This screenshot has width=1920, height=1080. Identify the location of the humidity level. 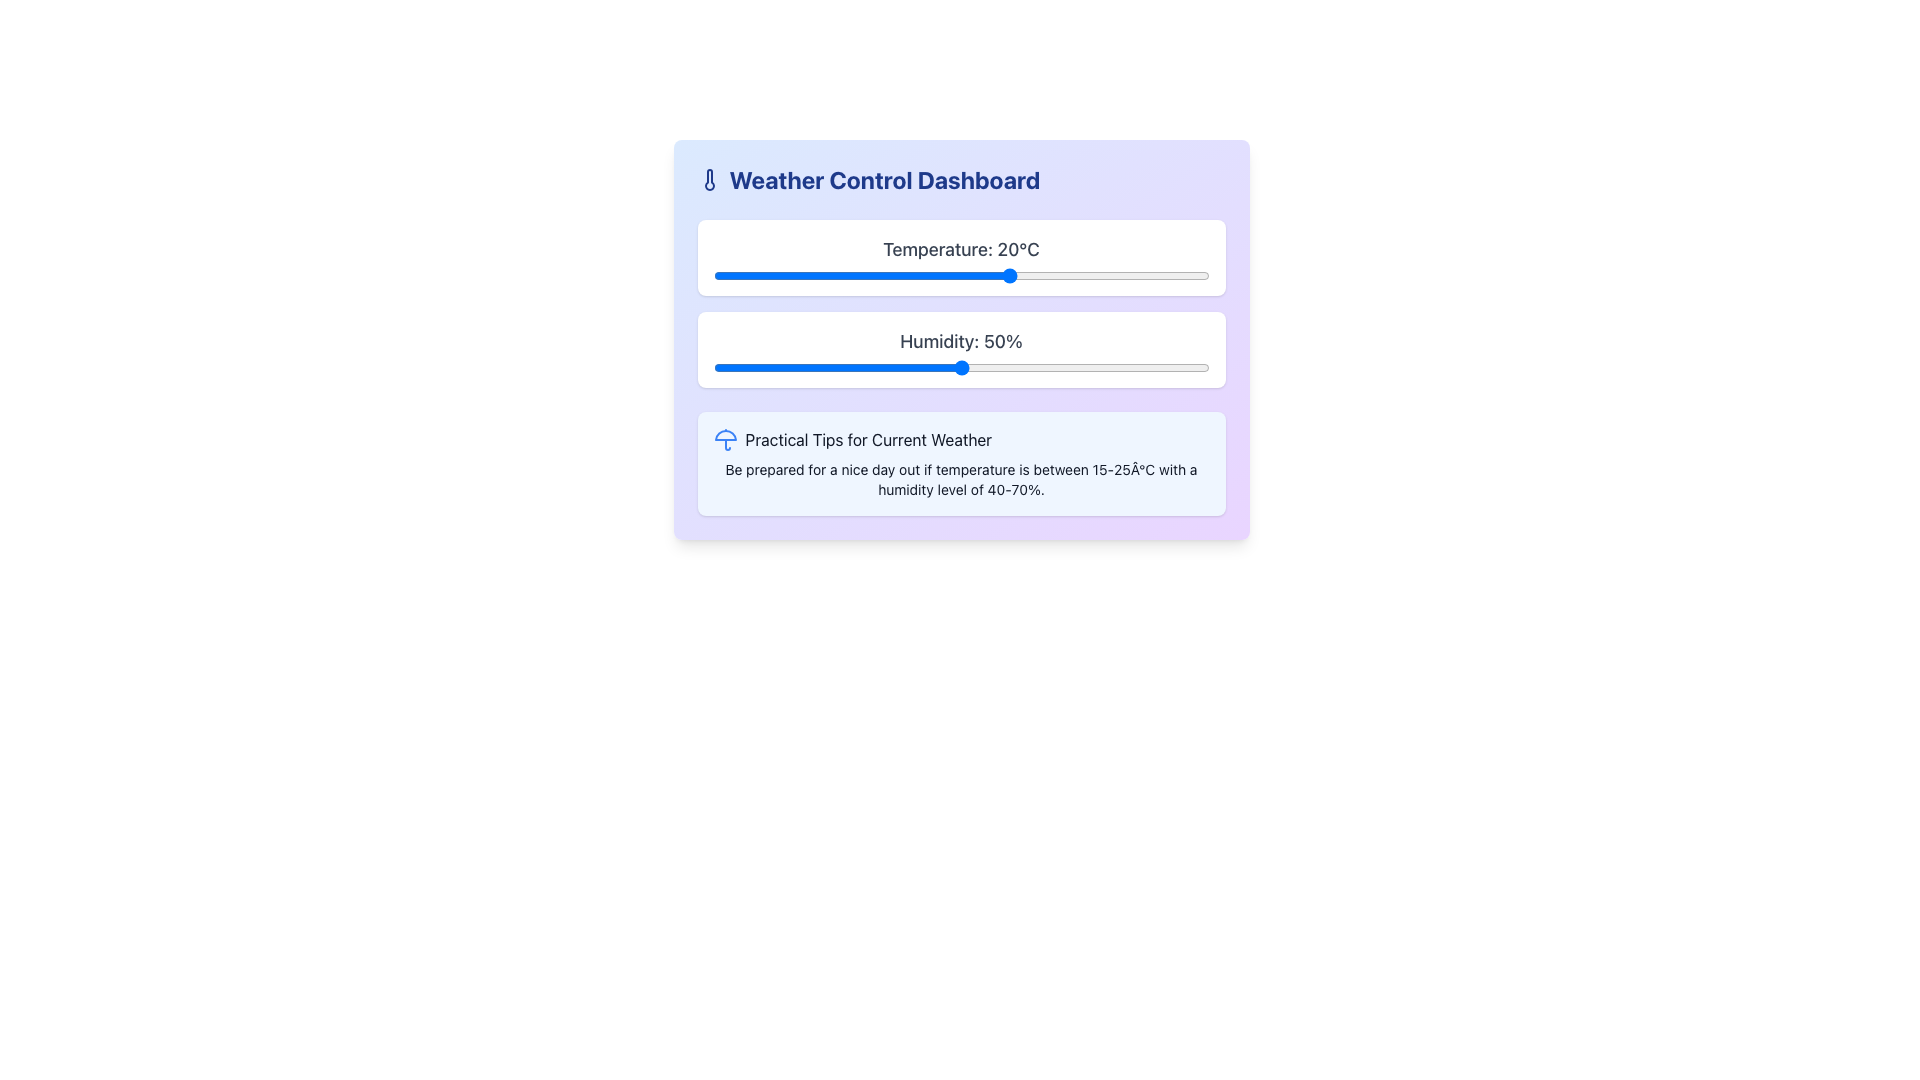
(925, 367).